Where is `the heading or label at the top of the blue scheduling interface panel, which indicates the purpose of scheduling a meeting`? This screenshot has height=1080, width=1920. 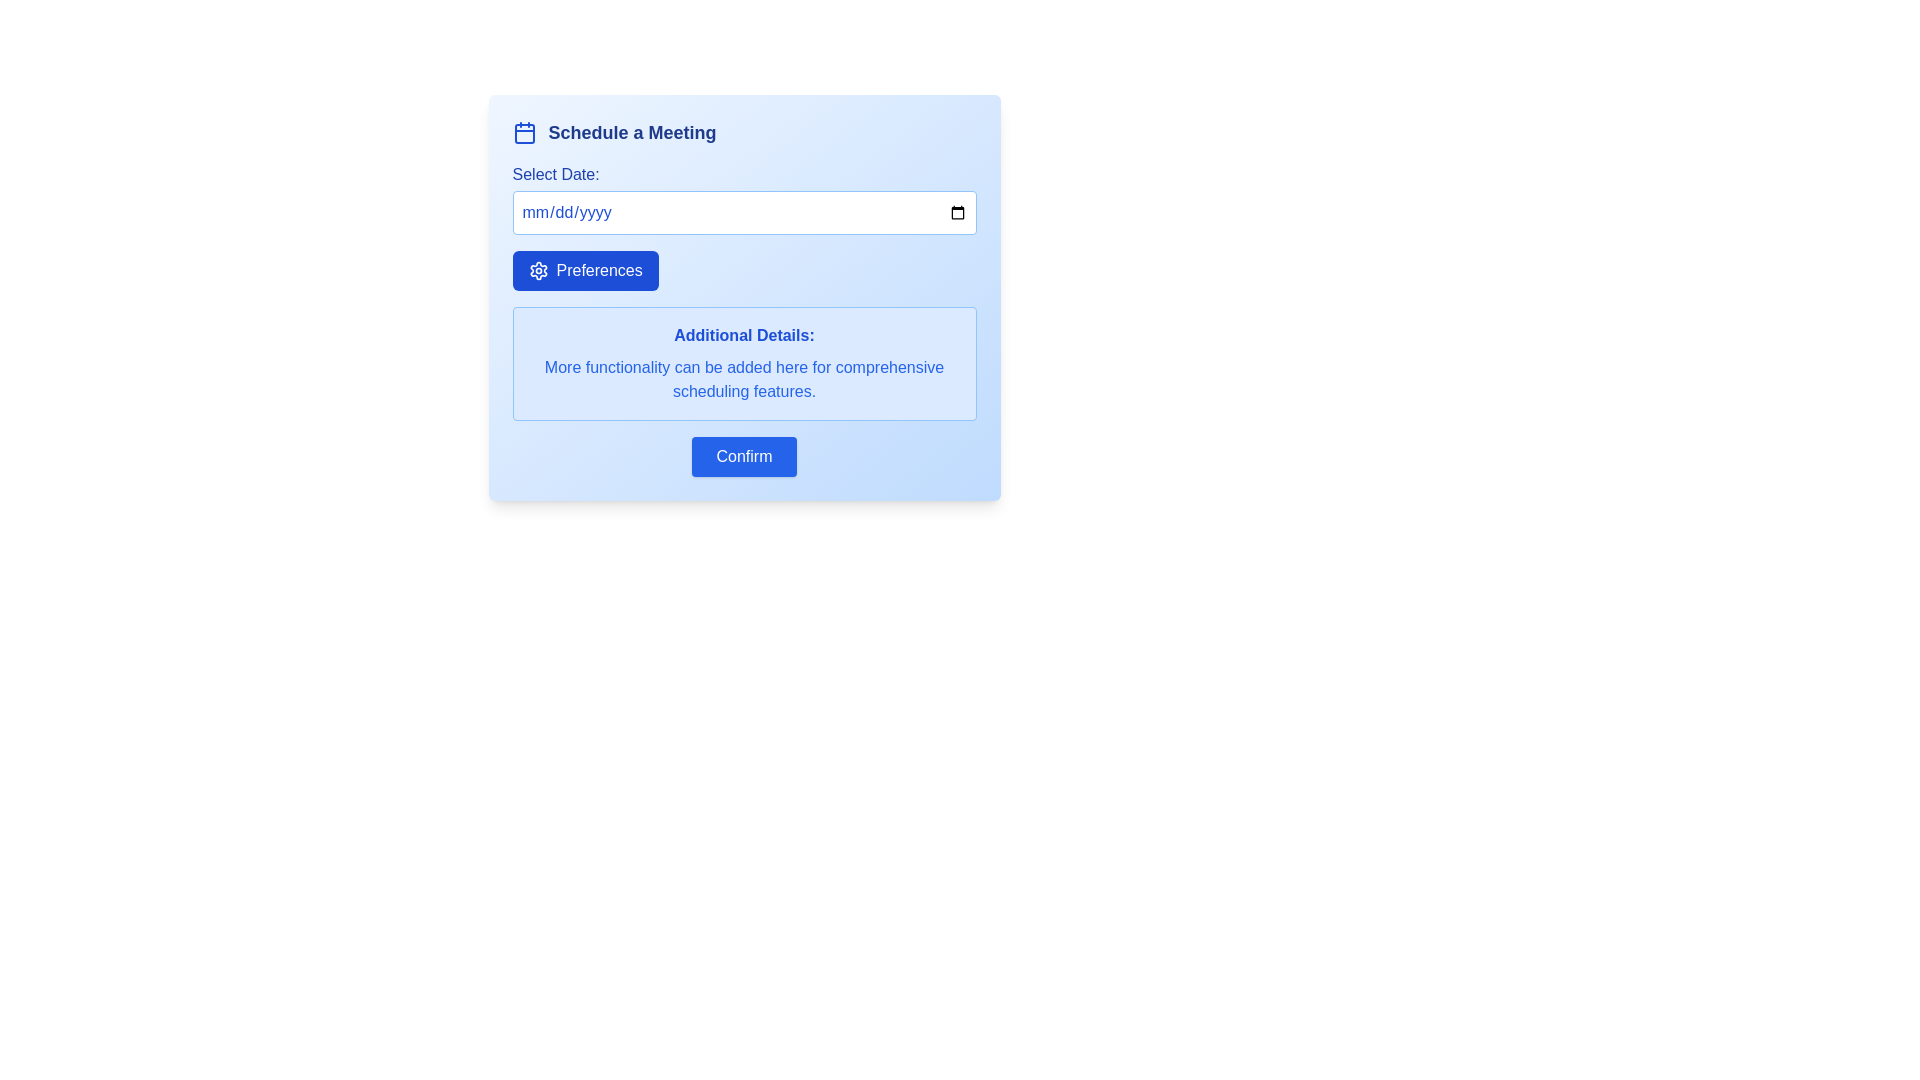 the heading or label at the top of the blue scheduling interface panel, which indicates the purpose of scheduling a meeting is located at coordinates (631, 132).